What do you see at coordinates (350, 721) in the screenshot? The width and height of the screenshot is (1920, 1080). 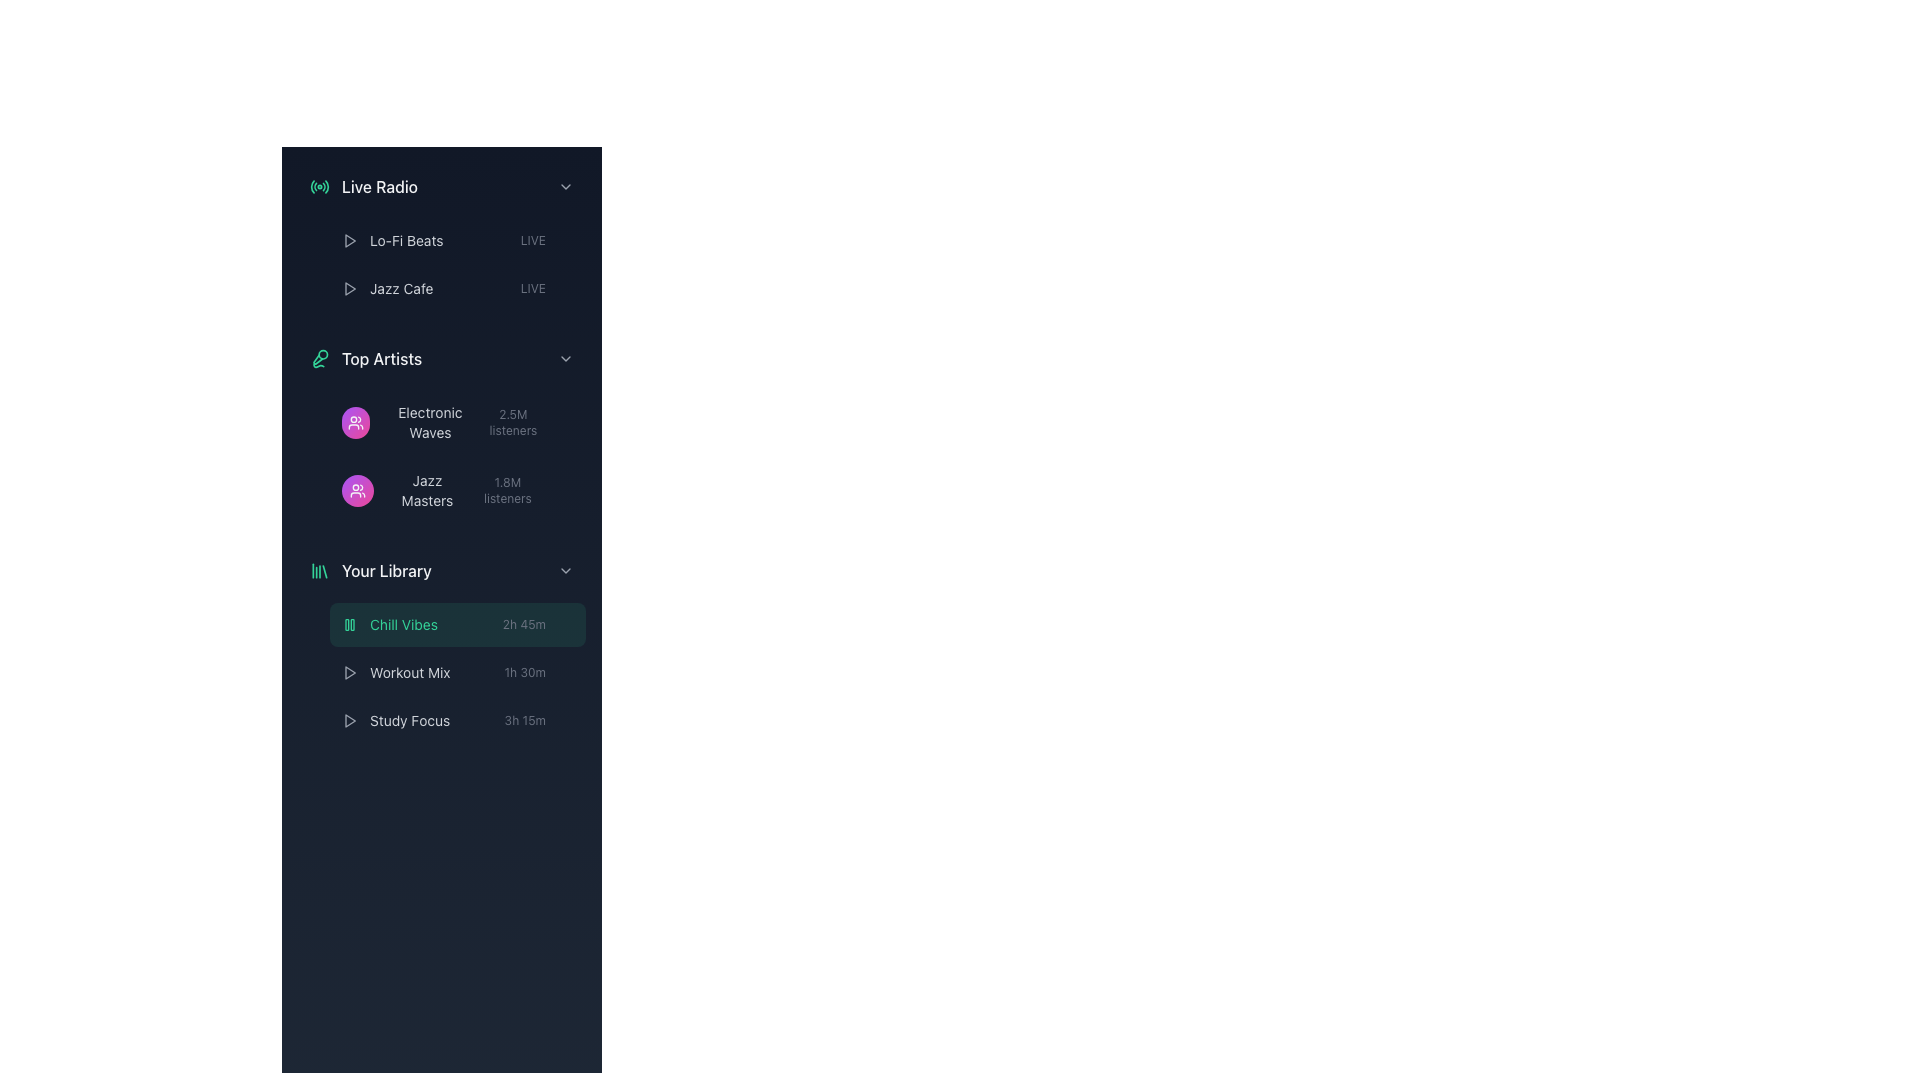 I see `the small play icon button, styled in gray and turning emerald green on hover, located next to the 'Study Focus' label` at bounding box center [350, 721].